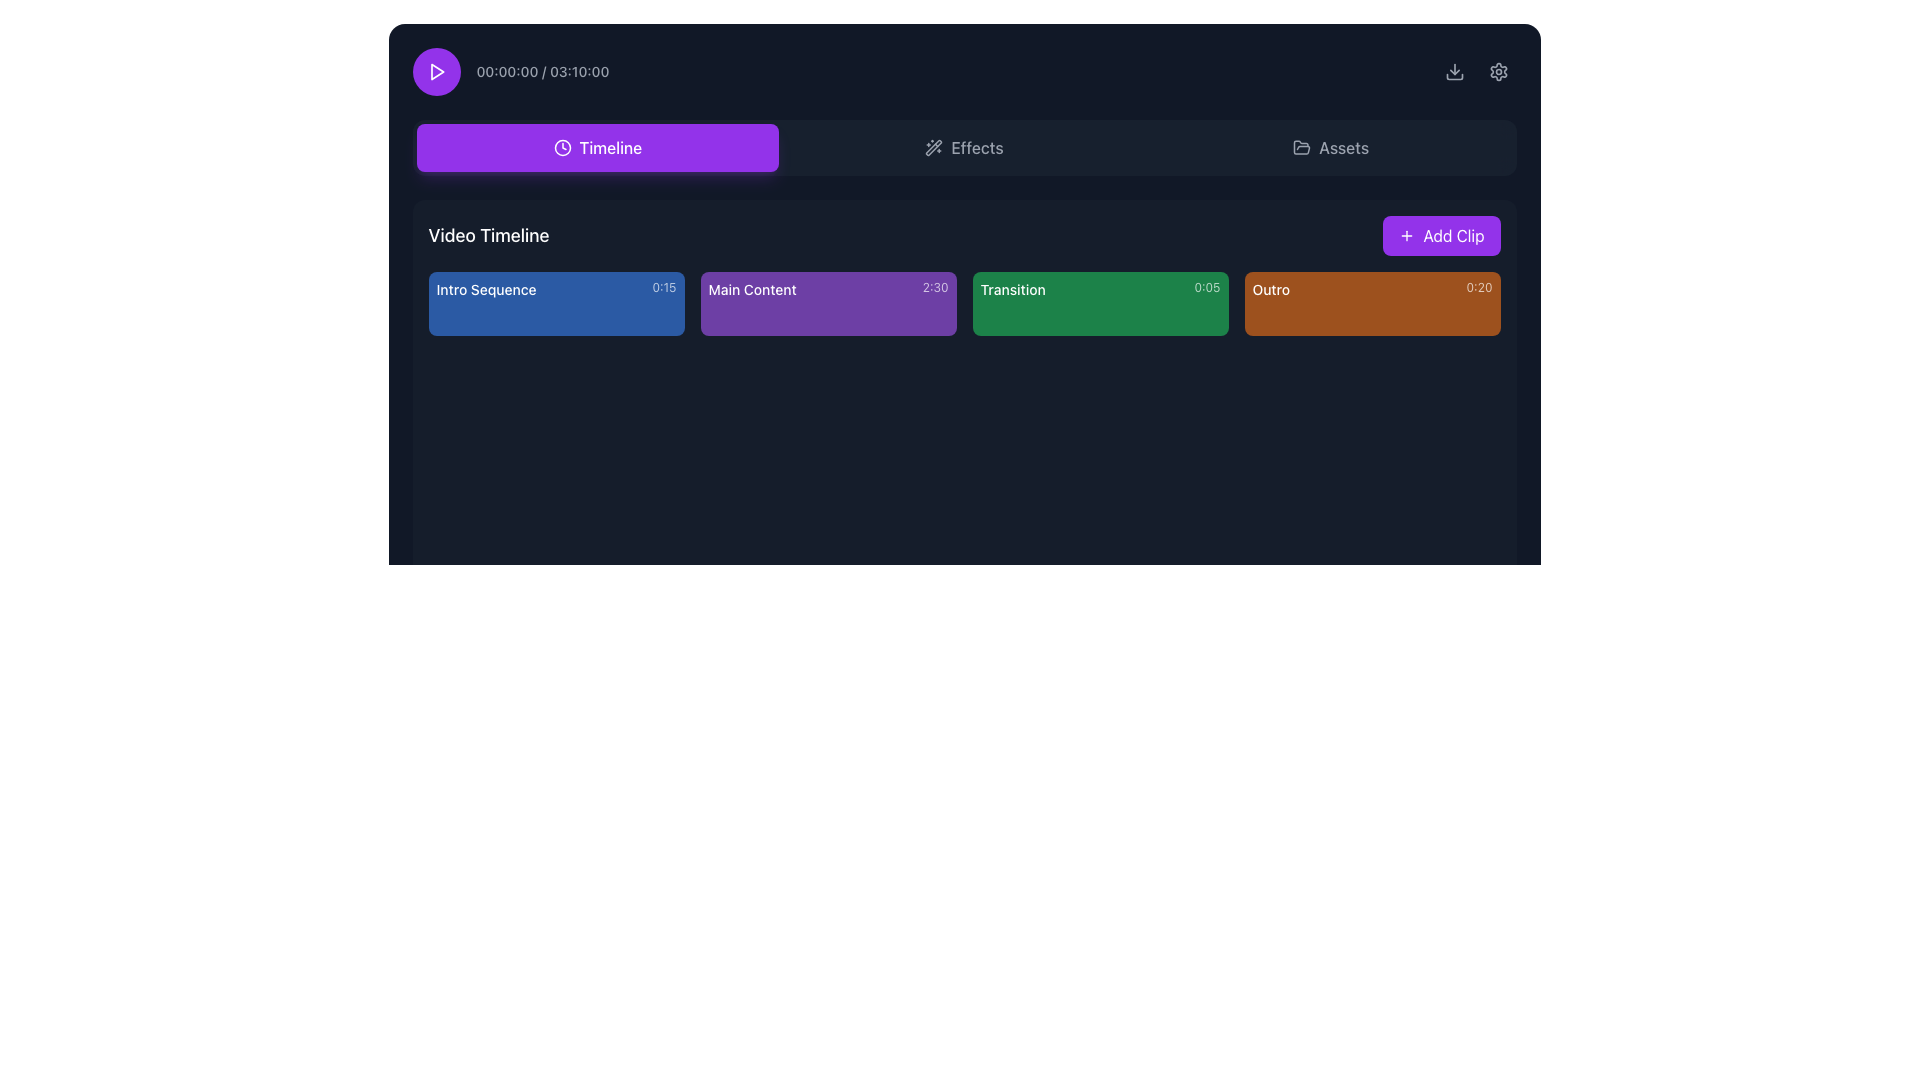 The image size is (1920, 1080). Describe the element at coordinates (1302, 146) in the screenshot. I see `the folder icon which is styled as an outline graphic and is positioned to the left of the 'Assets' label in the upper-right interface section` at that location.